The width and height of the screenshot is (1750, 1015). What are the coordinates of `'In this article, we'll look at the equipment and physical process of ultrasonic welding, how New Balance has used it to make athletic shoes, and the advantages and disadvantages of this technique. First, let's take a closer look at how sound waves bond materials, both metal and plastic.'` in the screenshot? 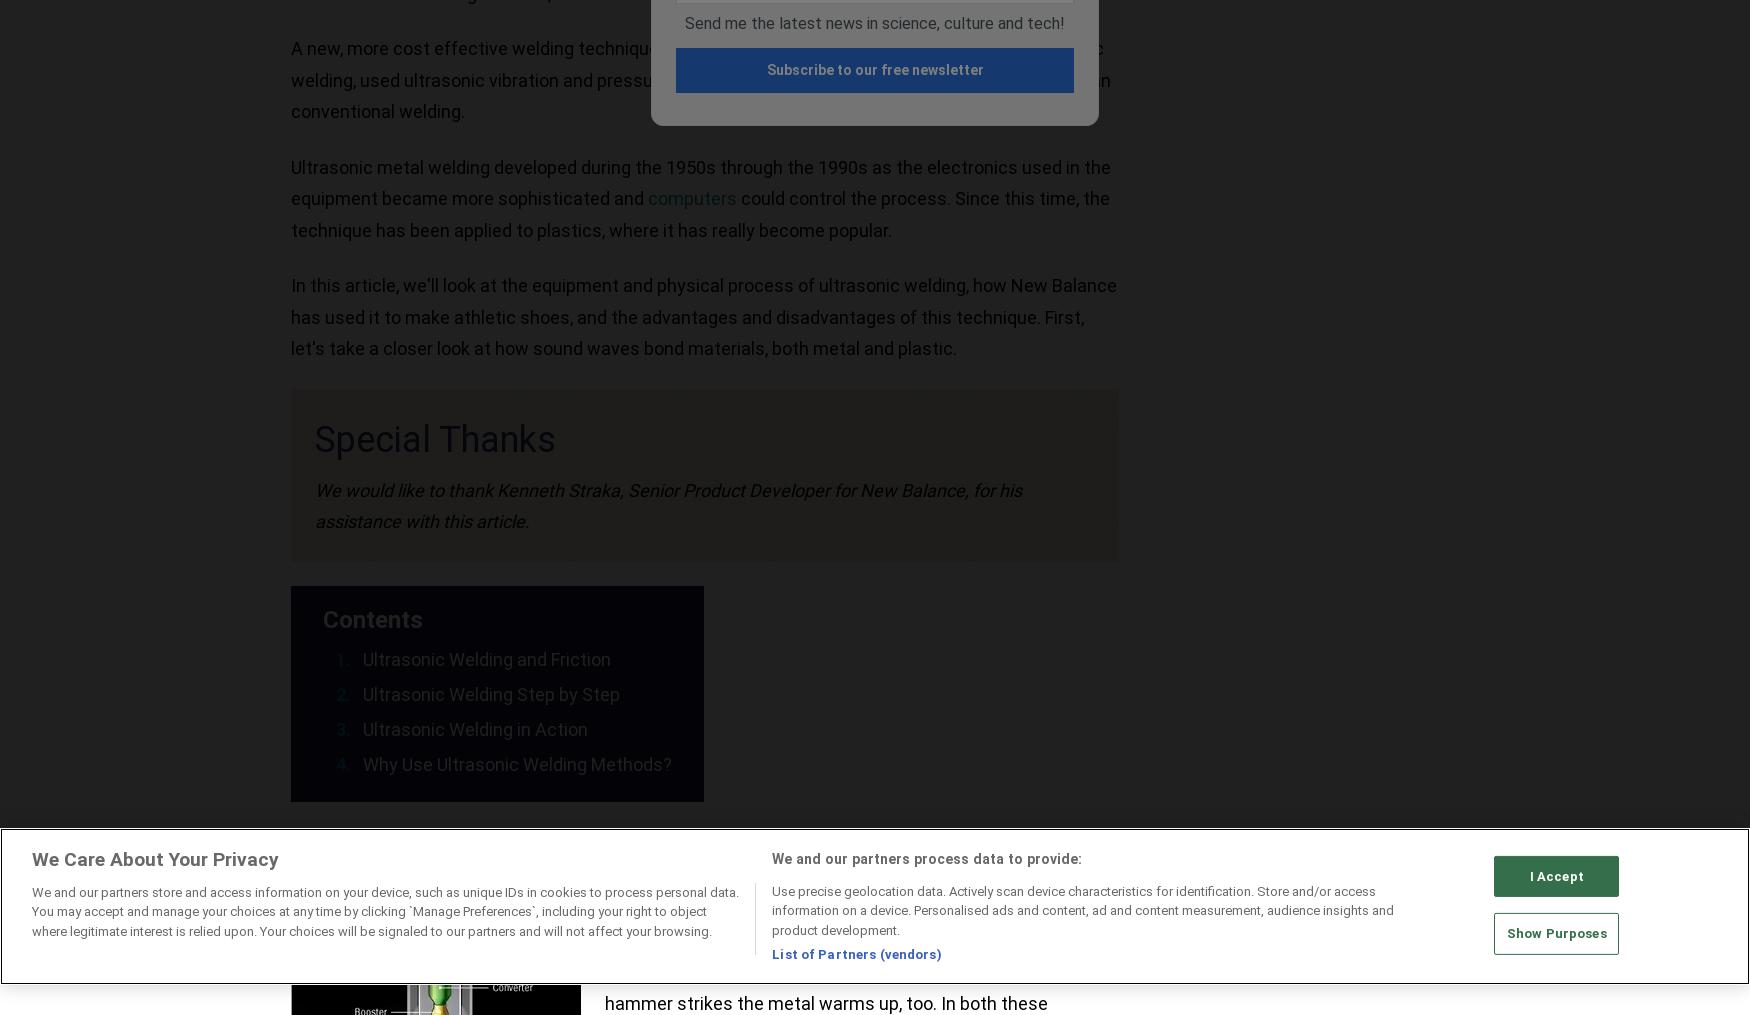 It's located at (704, 315).